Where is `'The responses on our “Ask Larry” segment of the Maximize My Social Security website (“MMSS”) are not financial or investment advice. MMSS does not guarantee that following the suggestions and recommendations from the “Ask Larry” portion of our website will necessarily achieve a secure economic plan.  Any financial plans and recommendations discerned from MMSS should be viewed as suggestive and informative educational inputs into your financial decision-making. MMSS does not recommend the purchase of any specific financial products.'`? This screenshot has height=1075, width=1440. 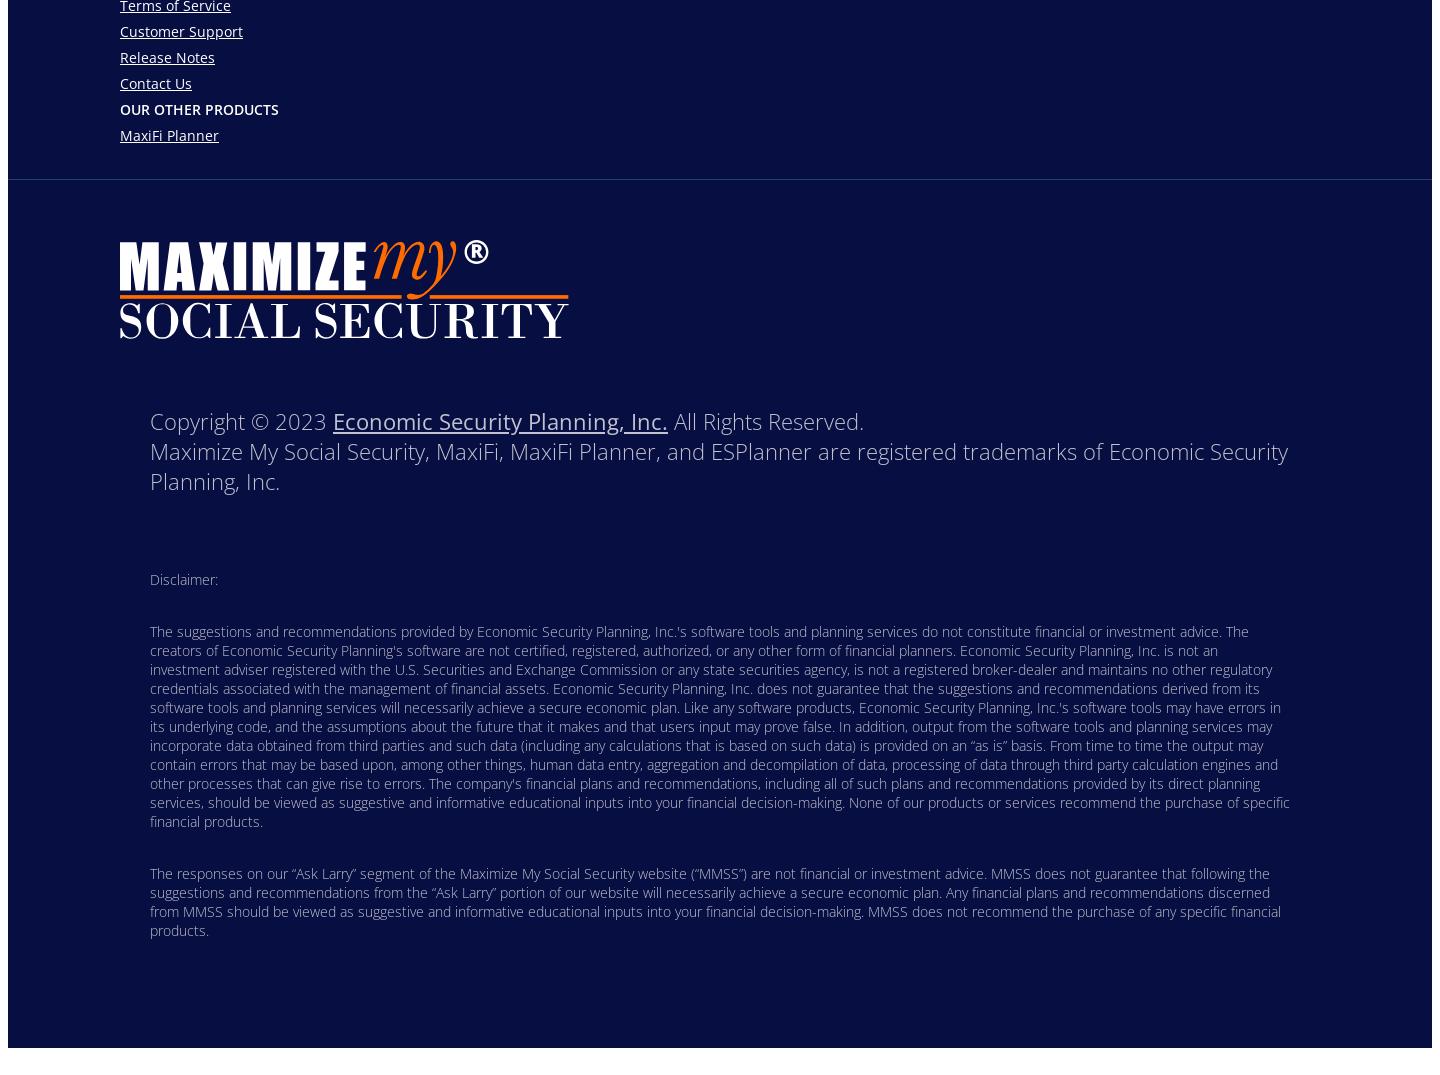
'The responses on our “Ask Larry” segment of the Maximize My Social Security website (“MMSS”) are not financial or investment advice. MMSS does not guarantee that following the suggestions and recommendations from the “Ask Larry” portion of our website will necessarily achieve a secure economic plan.  Any financial plans and recommendations discerned from MMSS should be viewed as suggestive and informative educational inputs into your financial decision-making. MMSS does not recommend the purchase of any specific financial products.' is located at coordinates (149, 901).